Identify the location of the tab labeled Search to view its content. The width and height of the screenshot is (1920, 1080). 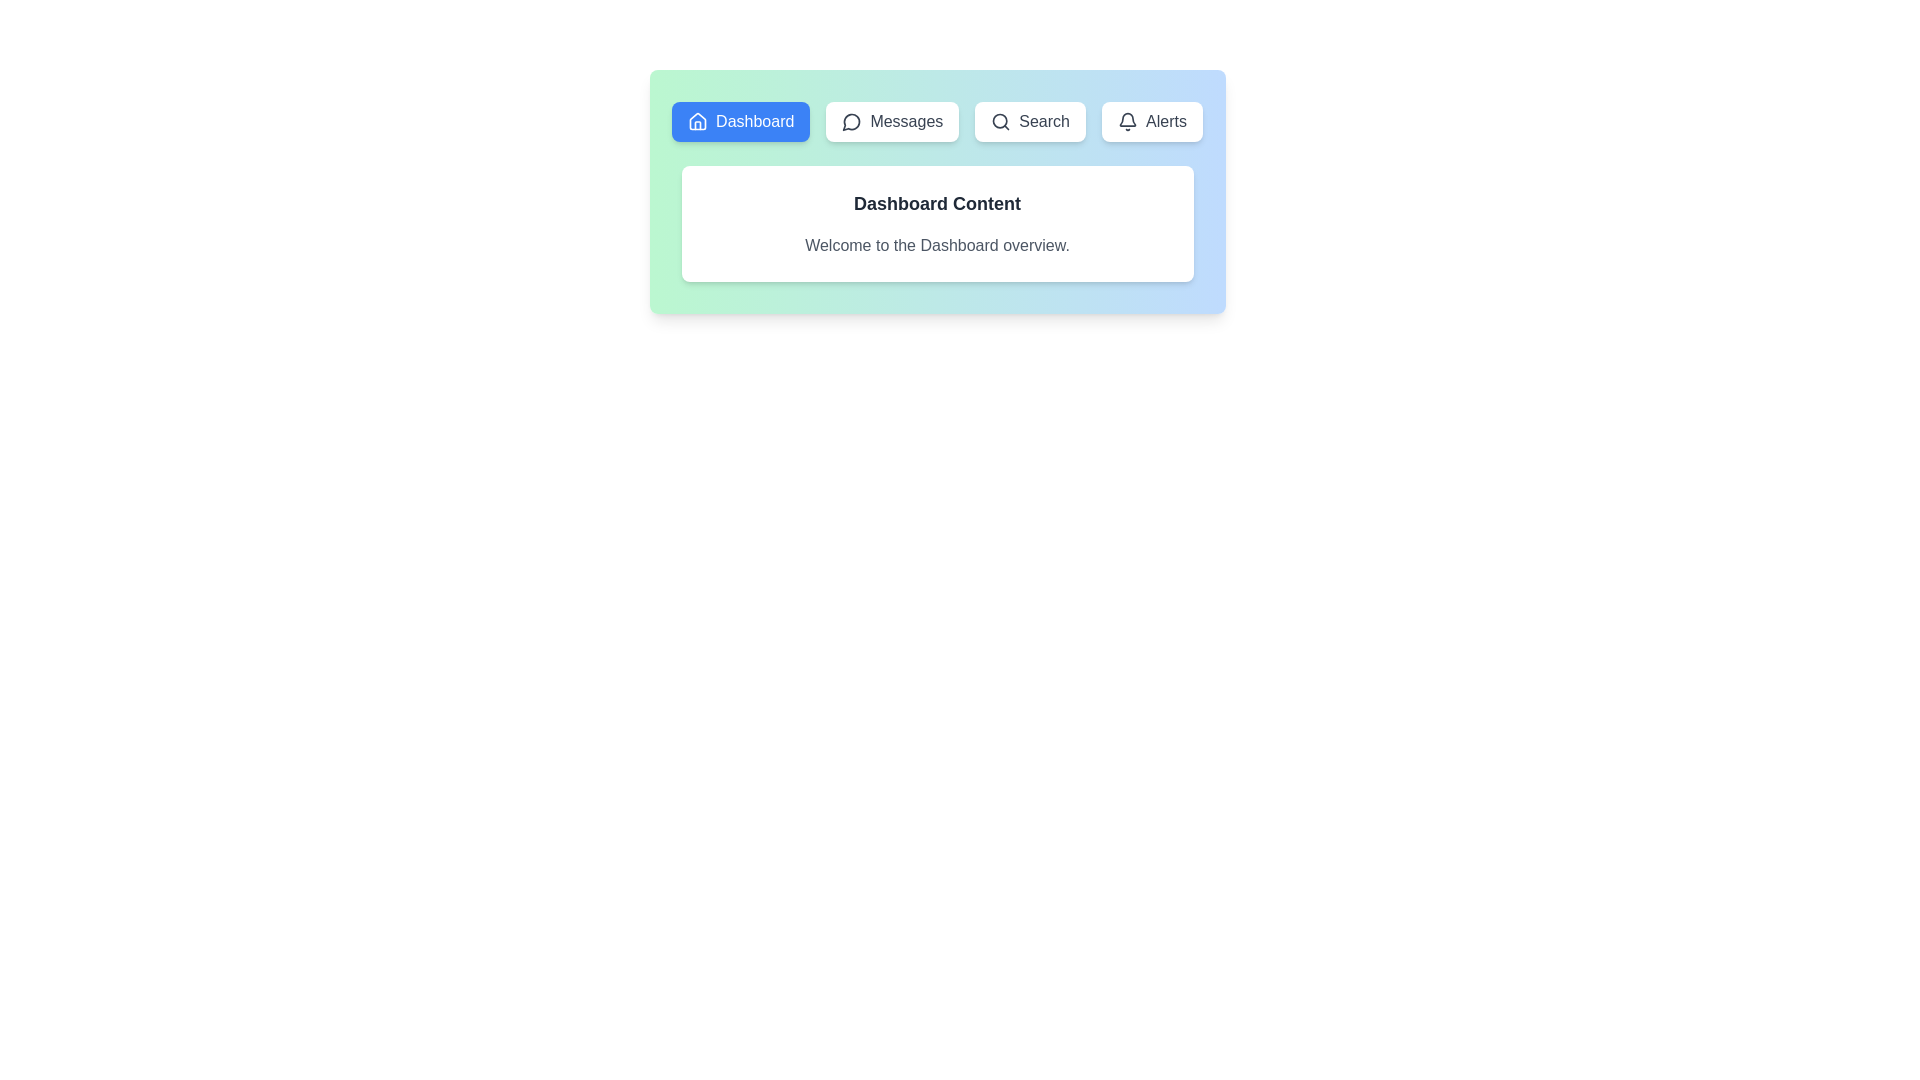
(1031, 122).